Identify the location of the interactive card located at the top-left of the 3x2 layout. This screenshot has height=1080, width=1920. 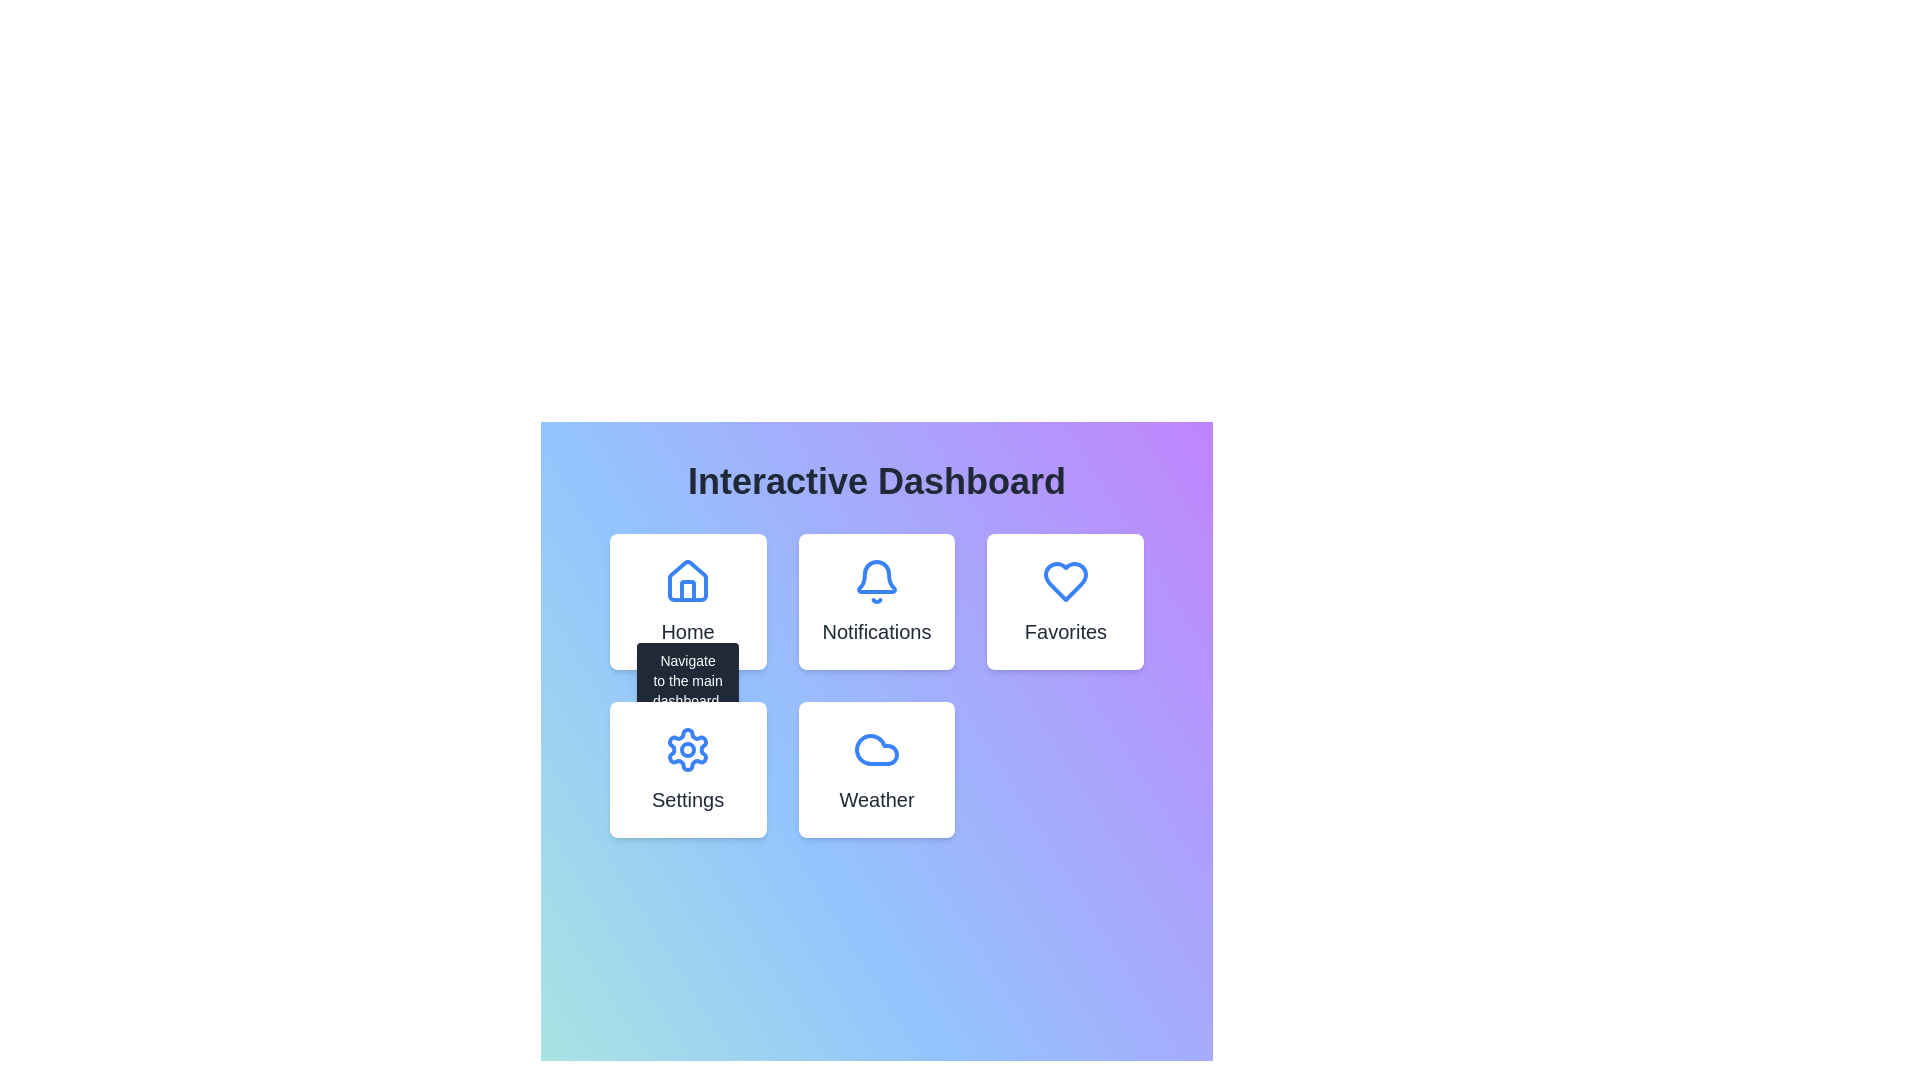
(688, 600).